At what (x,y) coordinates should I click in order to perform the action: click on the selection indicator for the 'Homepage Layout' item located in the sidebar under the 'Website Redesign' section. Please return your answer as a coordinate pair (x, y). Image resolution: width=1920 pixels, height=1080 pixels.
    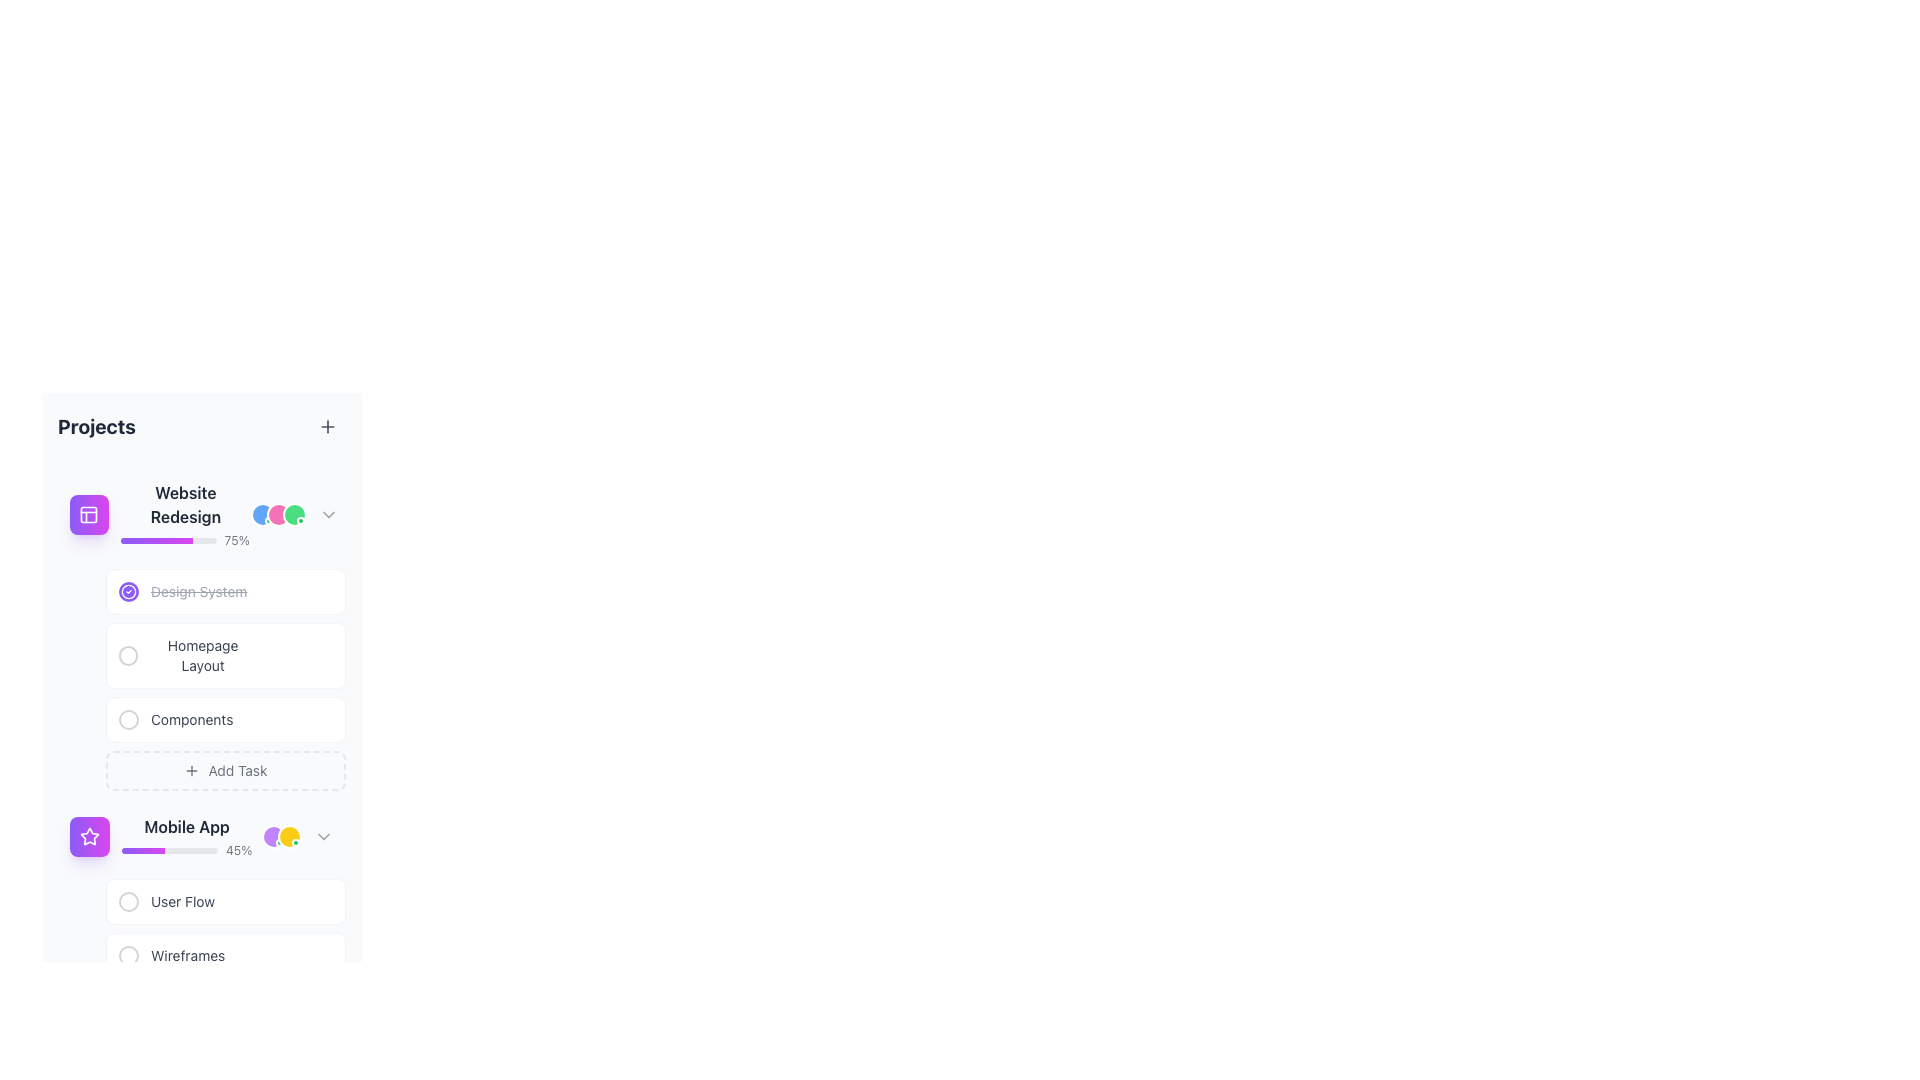
    Looking at the image, I should click on (127, 655).